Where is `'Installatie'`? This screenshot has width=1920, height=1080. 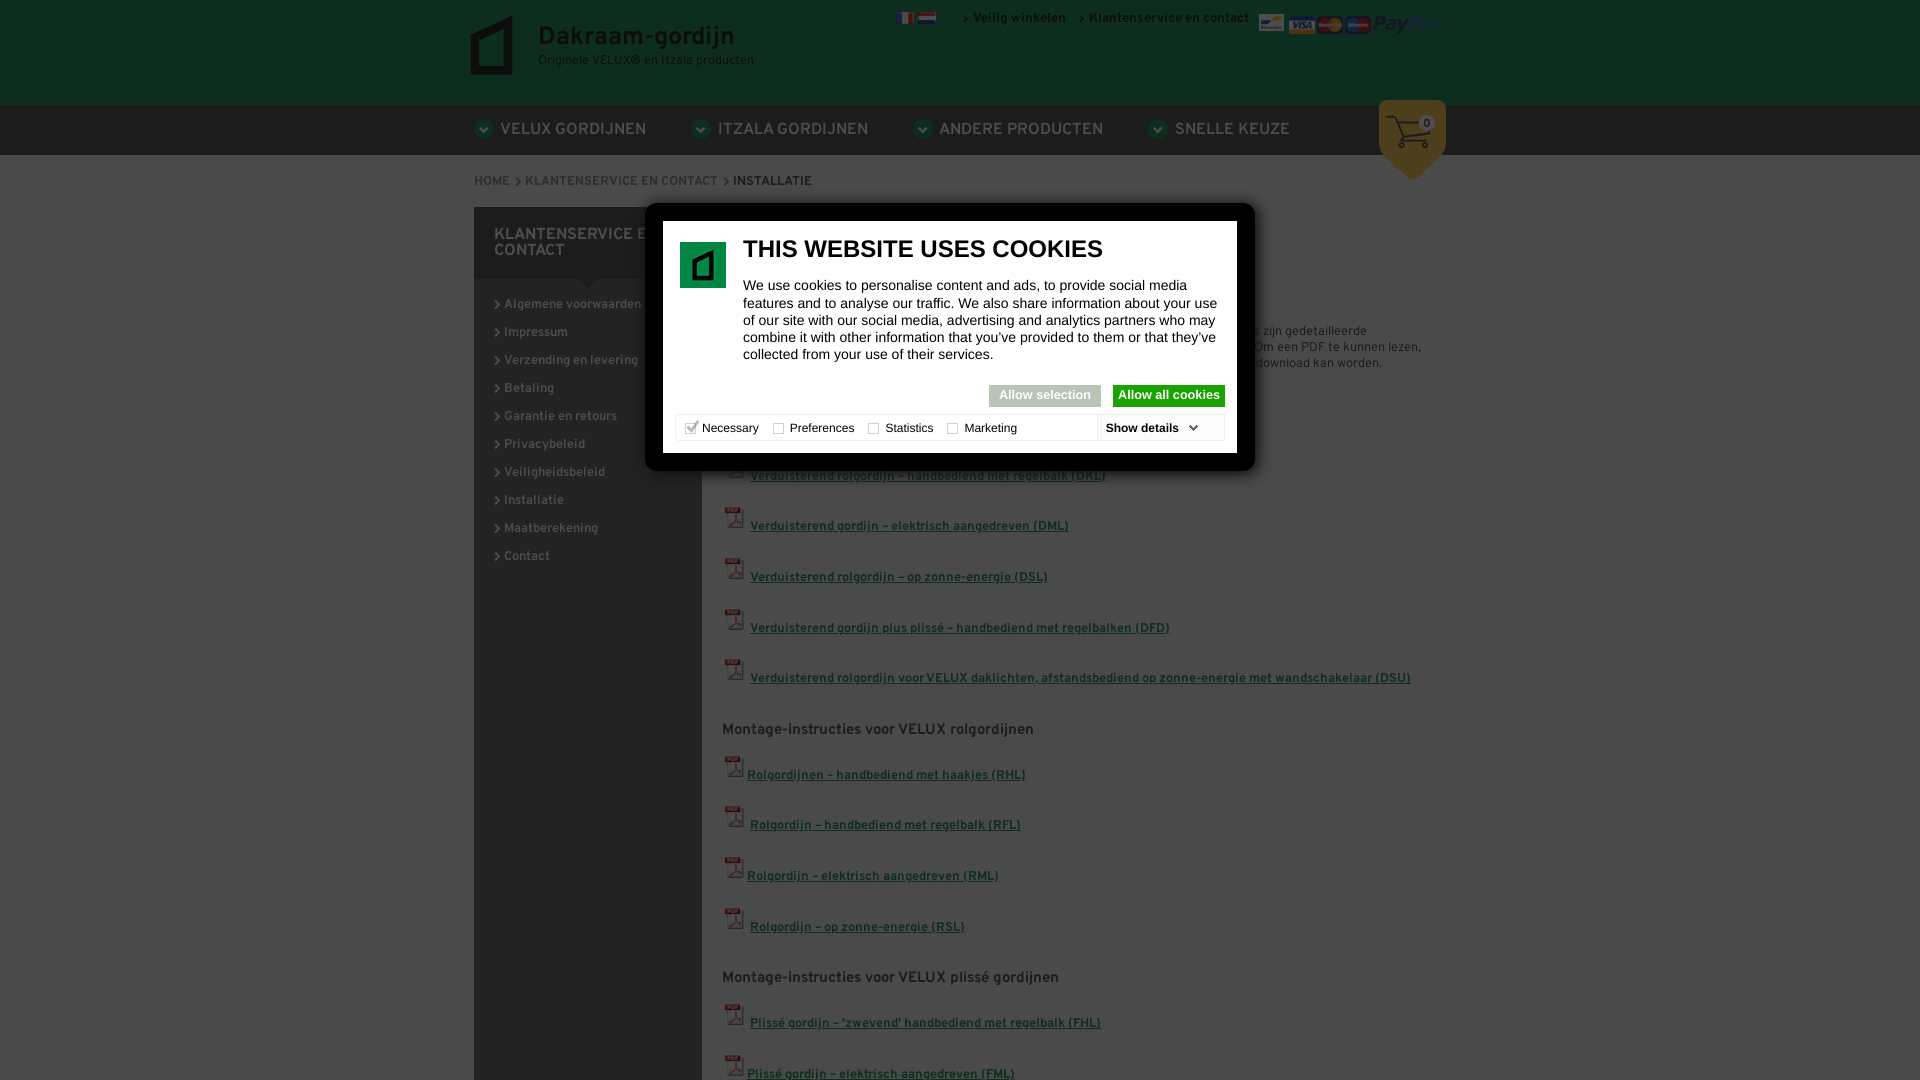 'Installatie' is located at coordinates (533, 500).